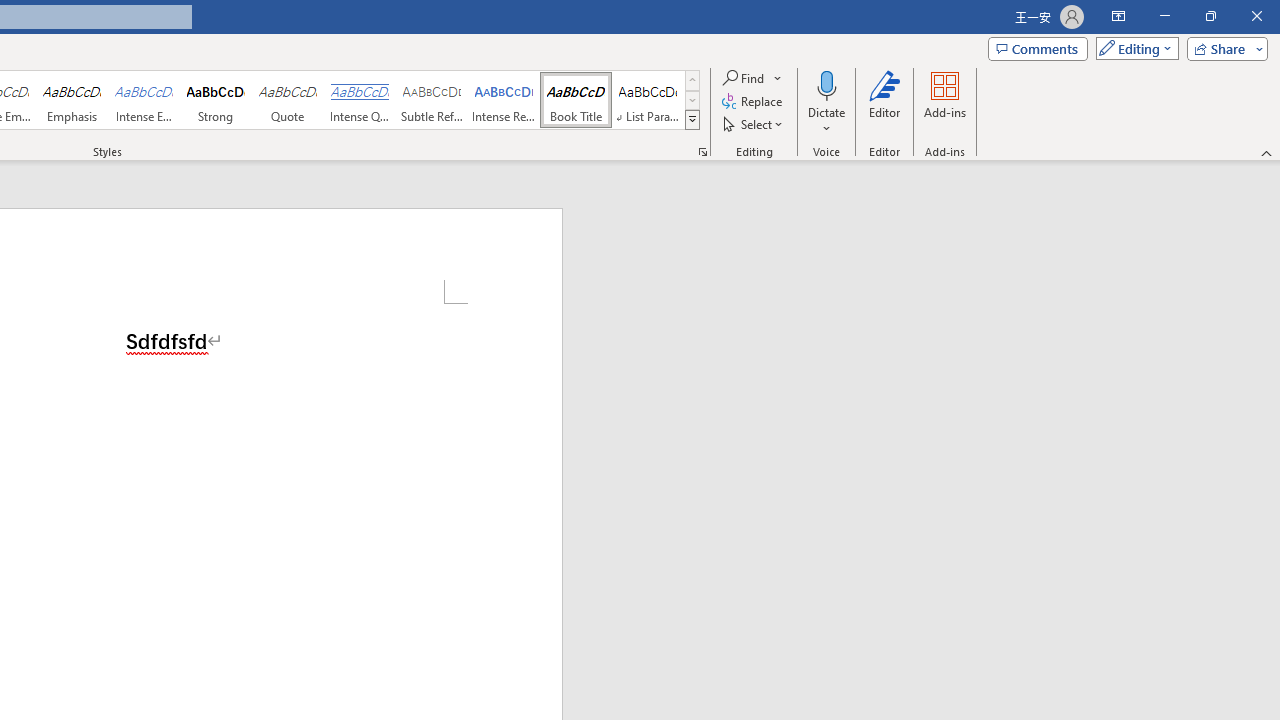 This screenshot has height=720, width=1280. Describe the element at coordinates (743, 77) in the screenshot. I see `'Find'` at that location.